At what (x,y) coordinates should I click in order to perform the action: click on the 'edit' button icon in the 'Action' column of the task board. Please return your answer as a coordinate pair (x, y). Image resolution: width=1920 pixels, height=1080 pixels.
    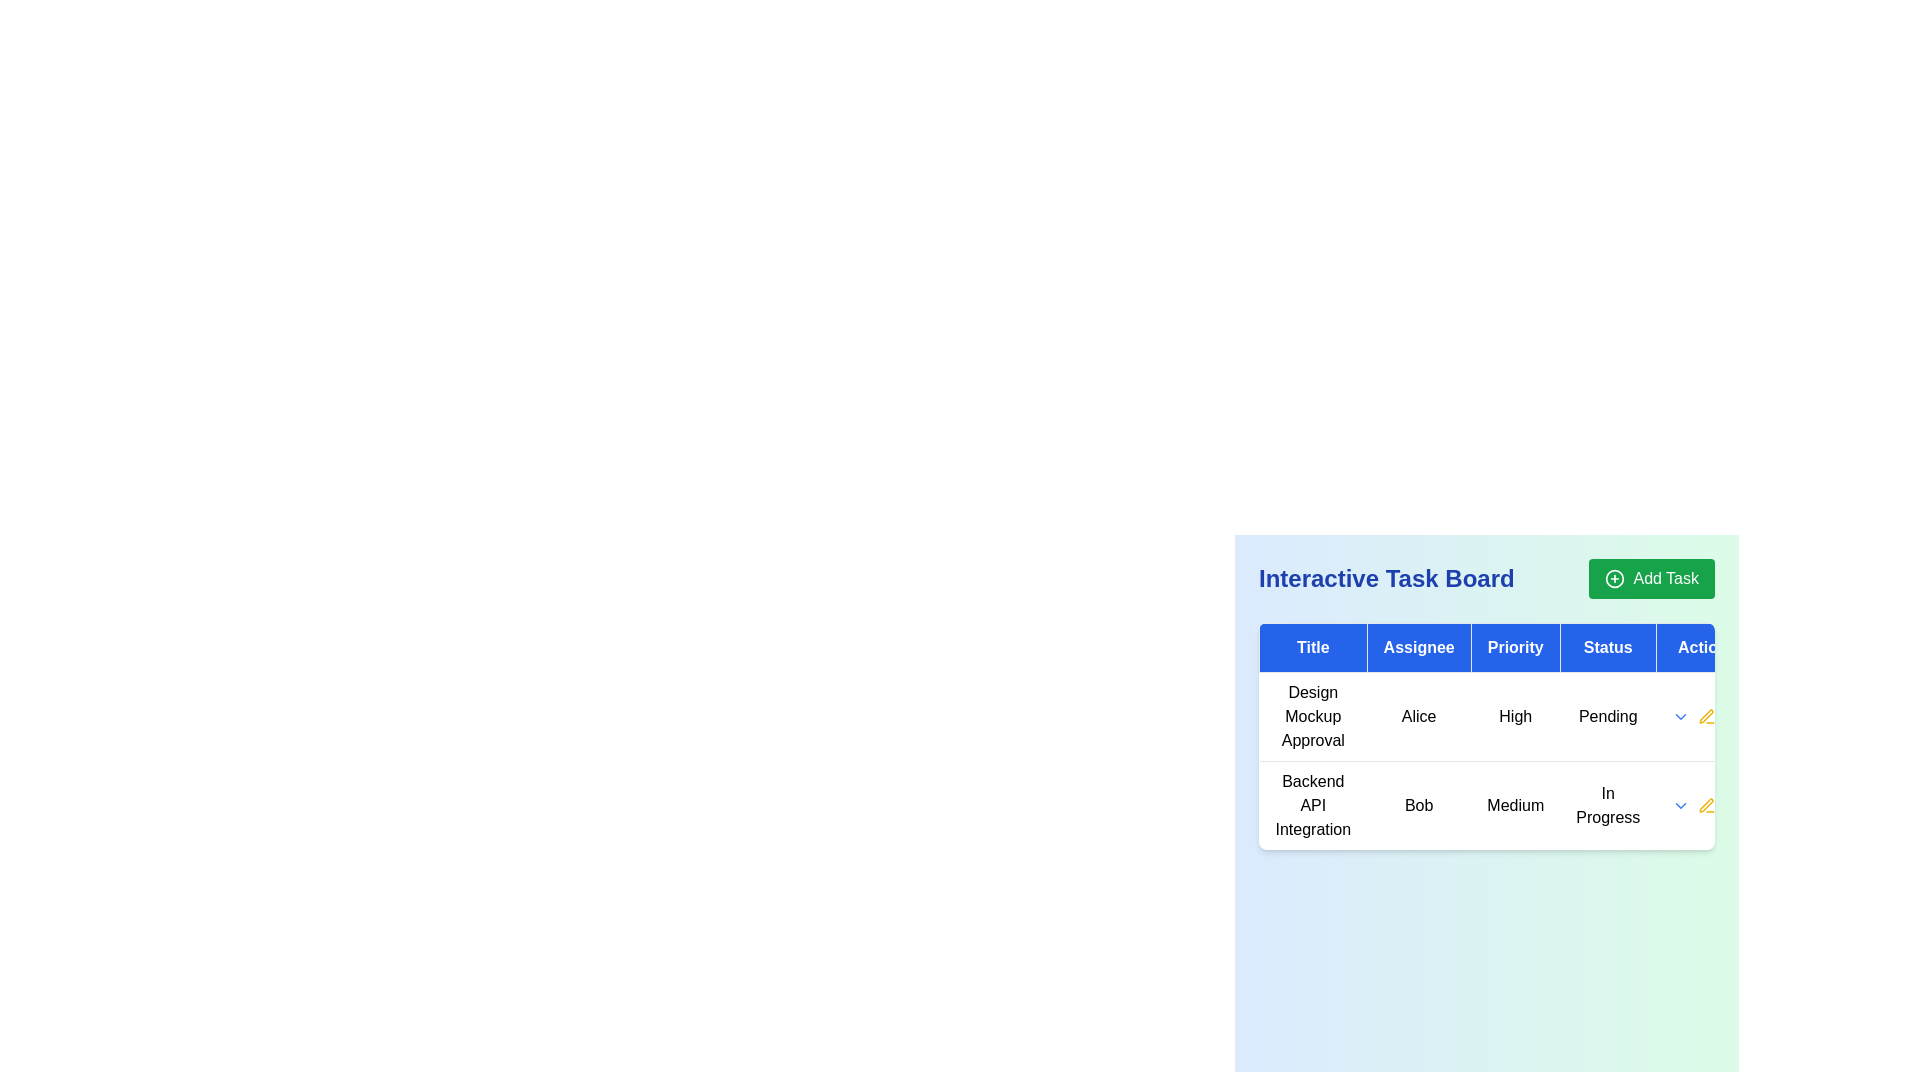
    Looking at the image, I should click on (1706, 805).